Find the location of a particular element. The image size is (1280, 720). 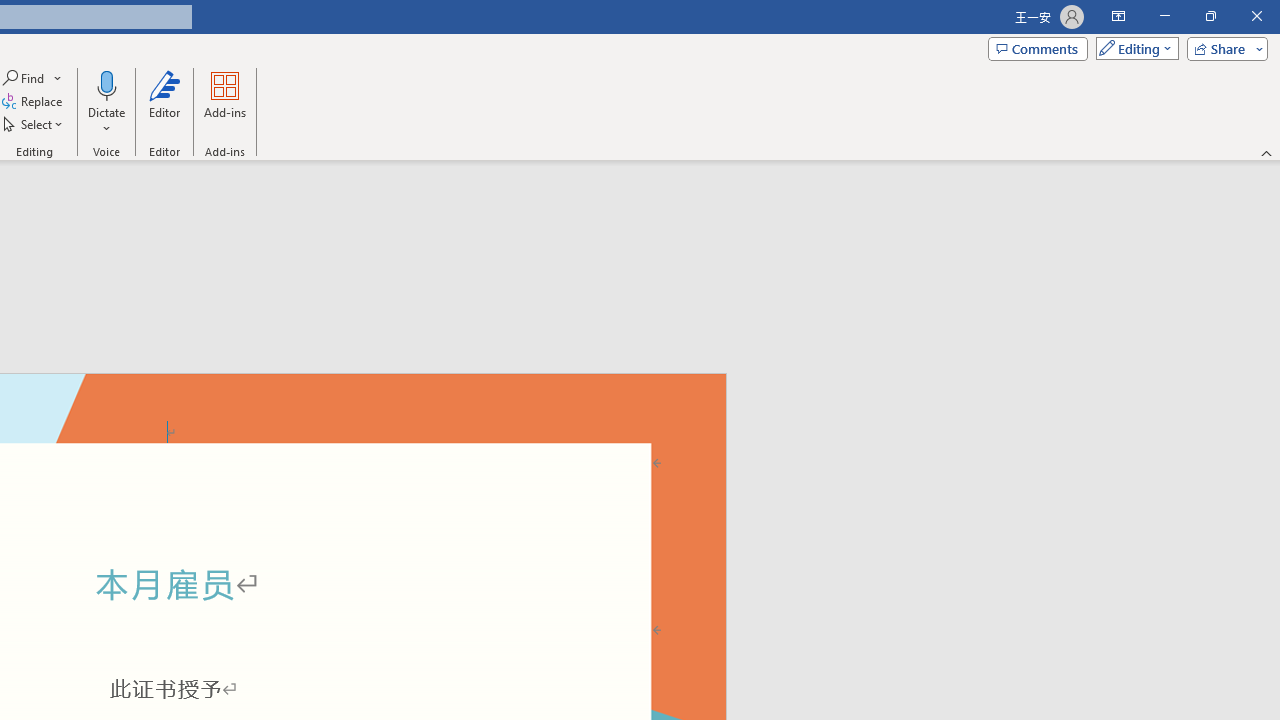

'Minimize' is located at coordinates (1164, 16).